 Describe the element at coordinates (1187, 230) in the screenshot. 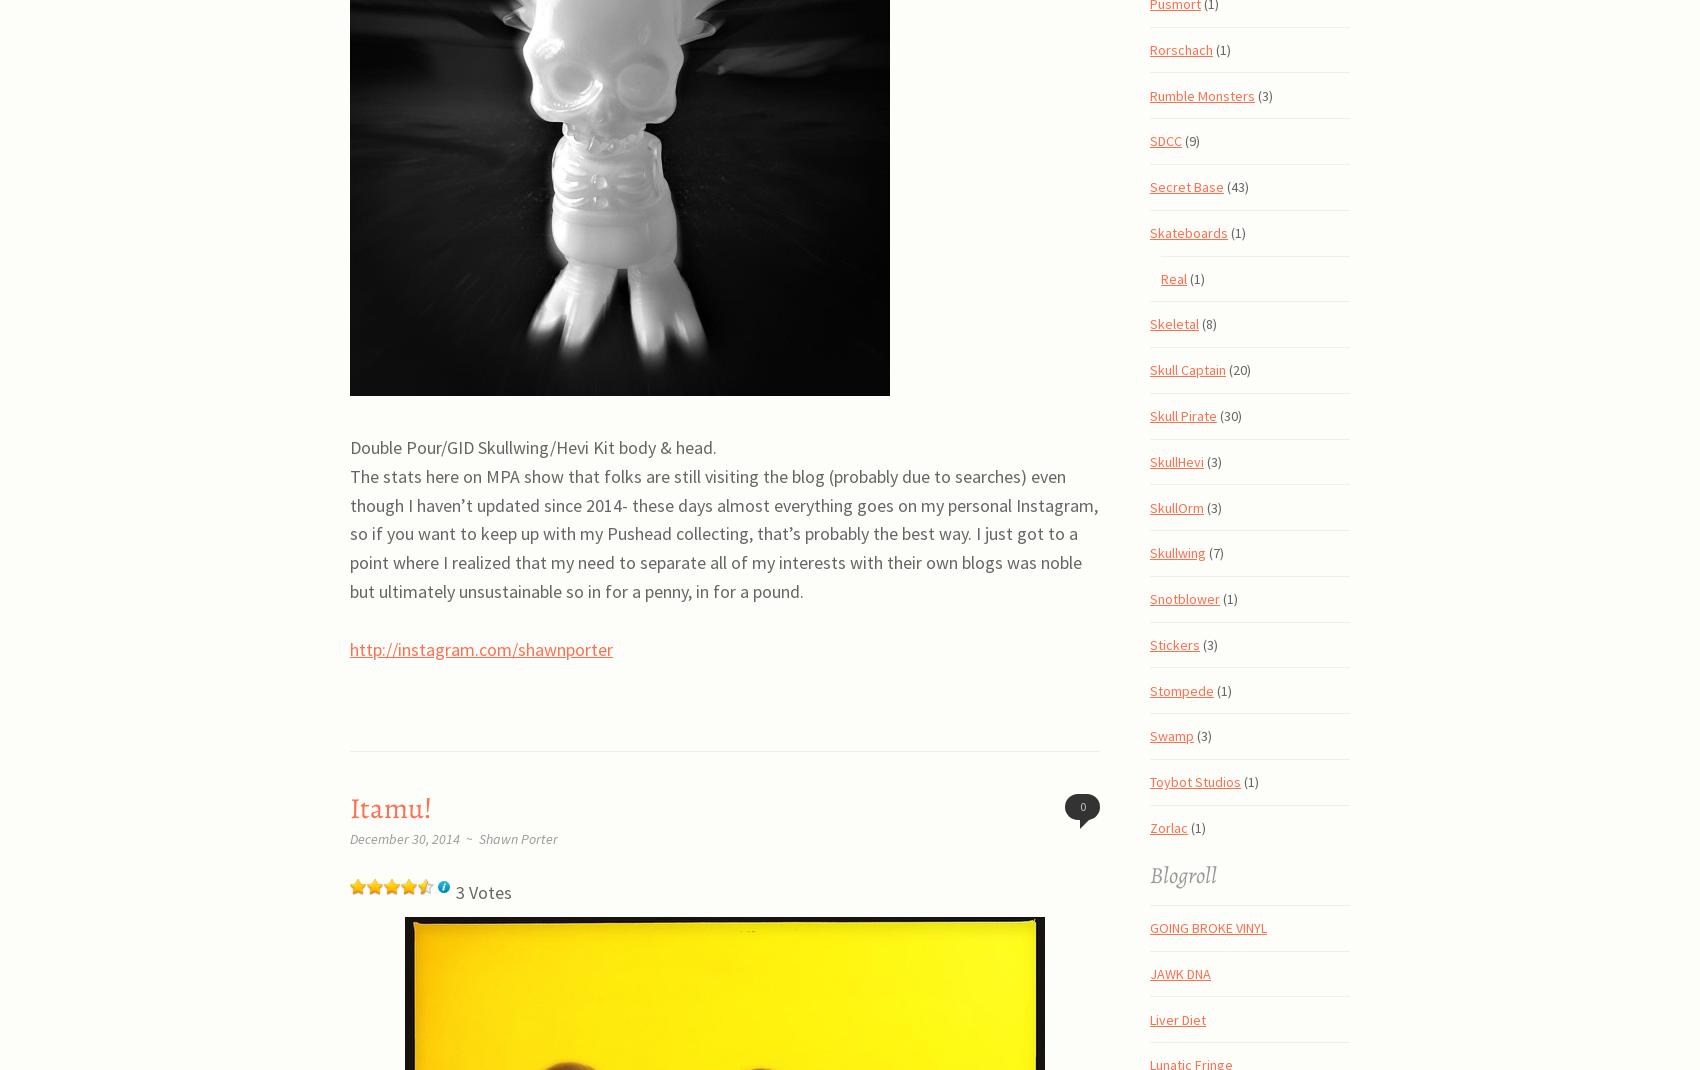

I see `'Skateboards'` at that location.